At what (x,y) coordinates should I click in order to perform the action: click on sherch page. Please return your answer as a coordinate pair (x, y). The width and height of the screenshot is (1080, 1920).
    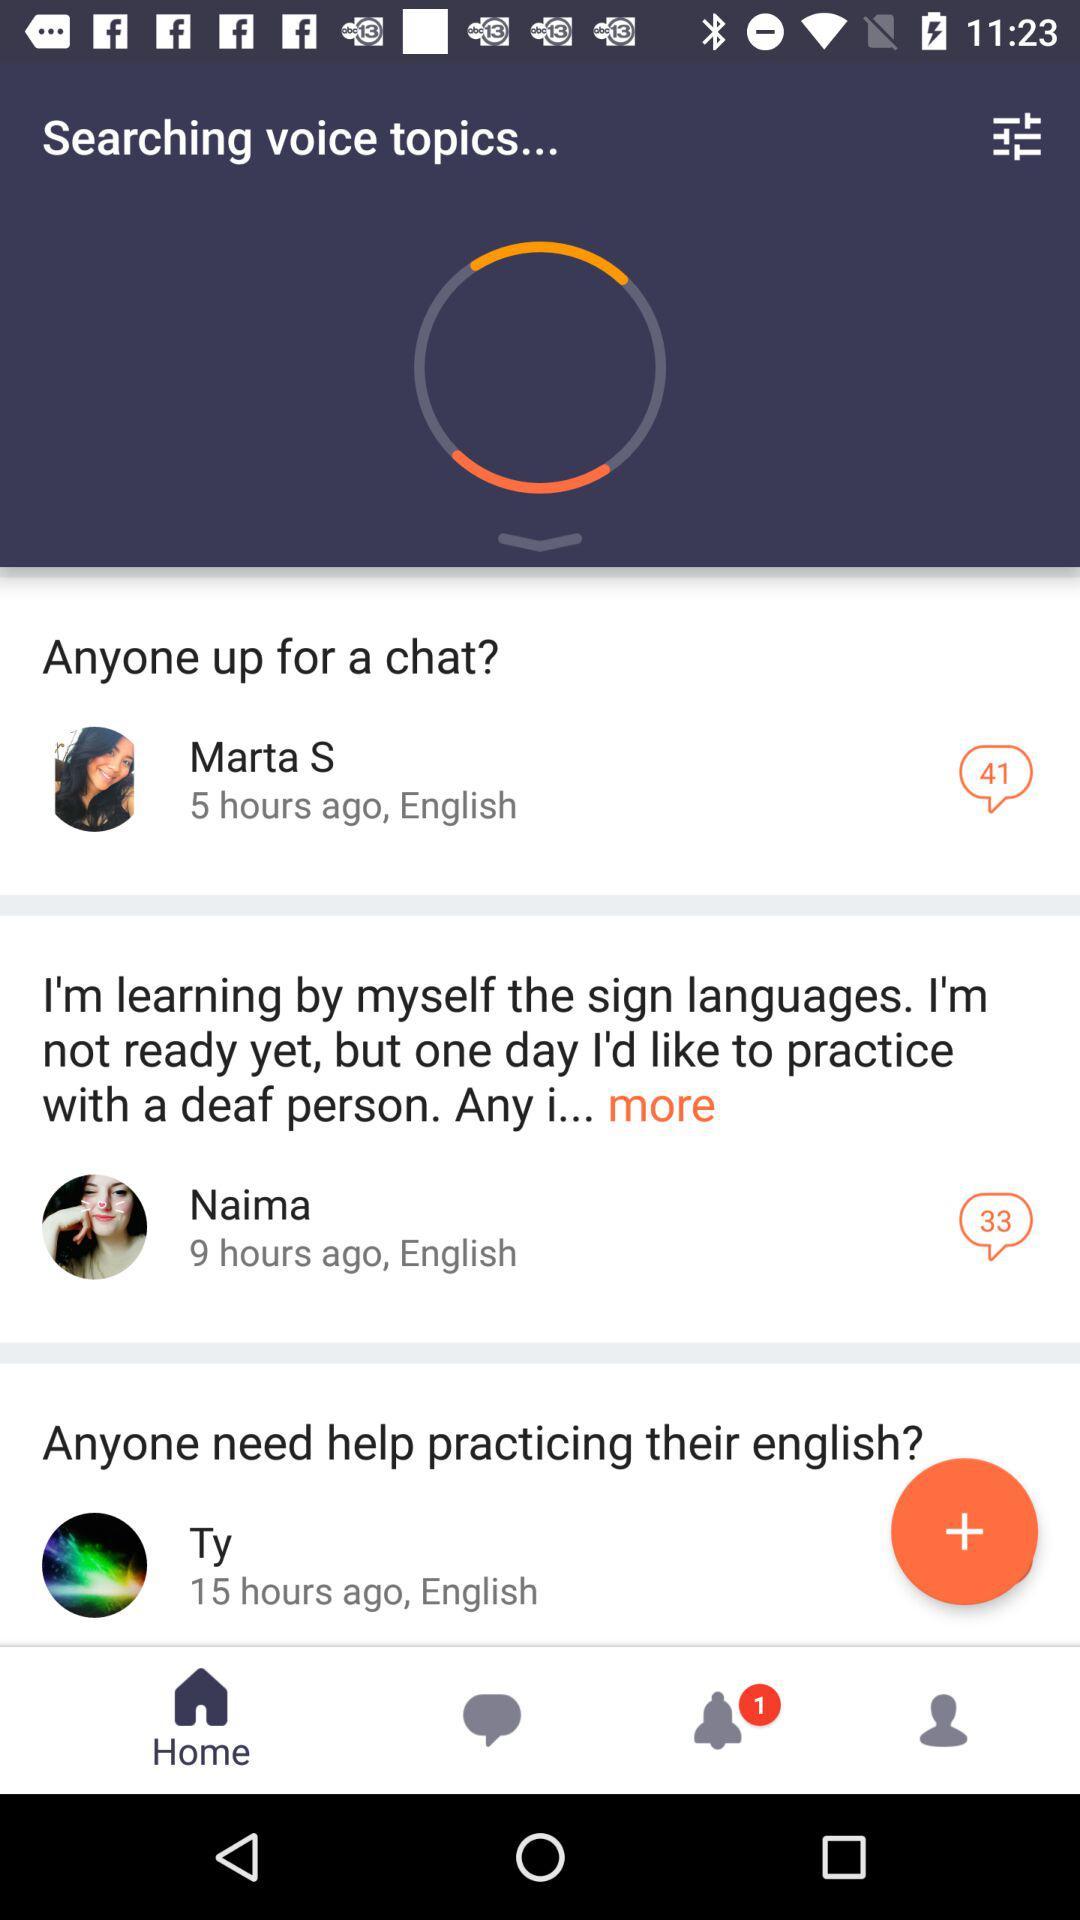
    Looking at the image, I should click on (94, 1226).